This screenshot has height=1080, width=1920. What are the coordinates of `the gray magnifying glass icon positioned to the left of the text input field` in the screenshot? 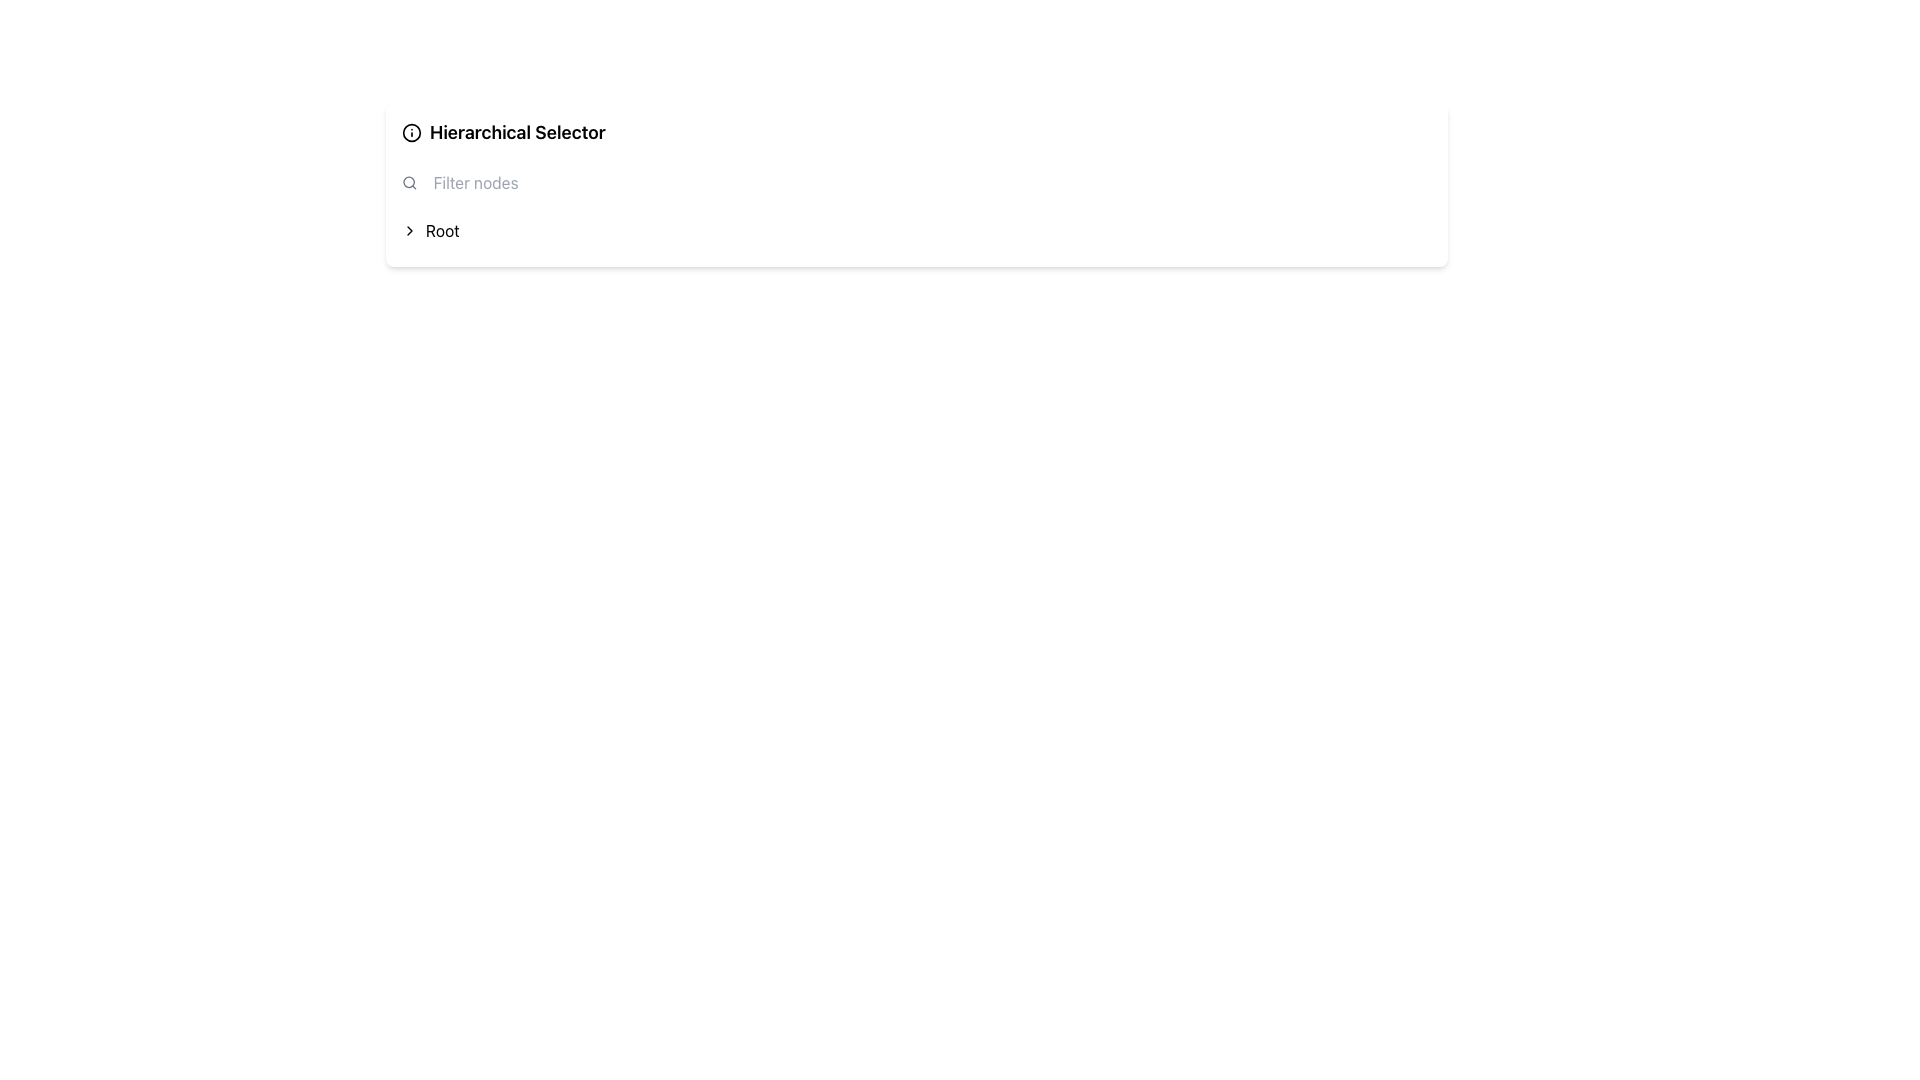 It's located at (408, 182).